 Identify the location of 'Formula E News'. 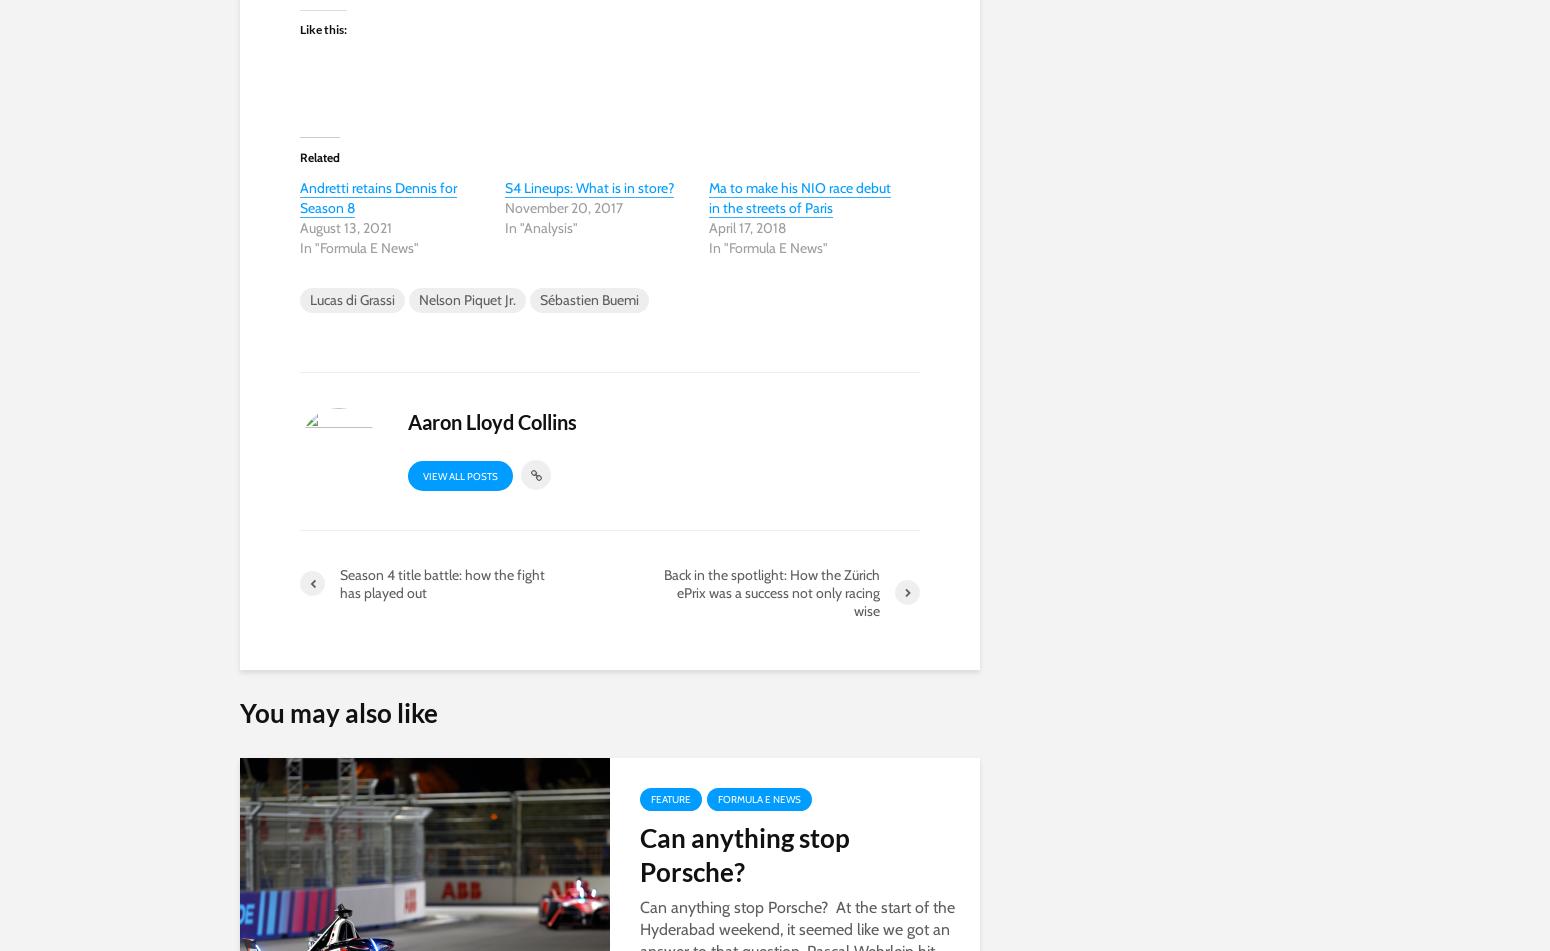
(759, 797).